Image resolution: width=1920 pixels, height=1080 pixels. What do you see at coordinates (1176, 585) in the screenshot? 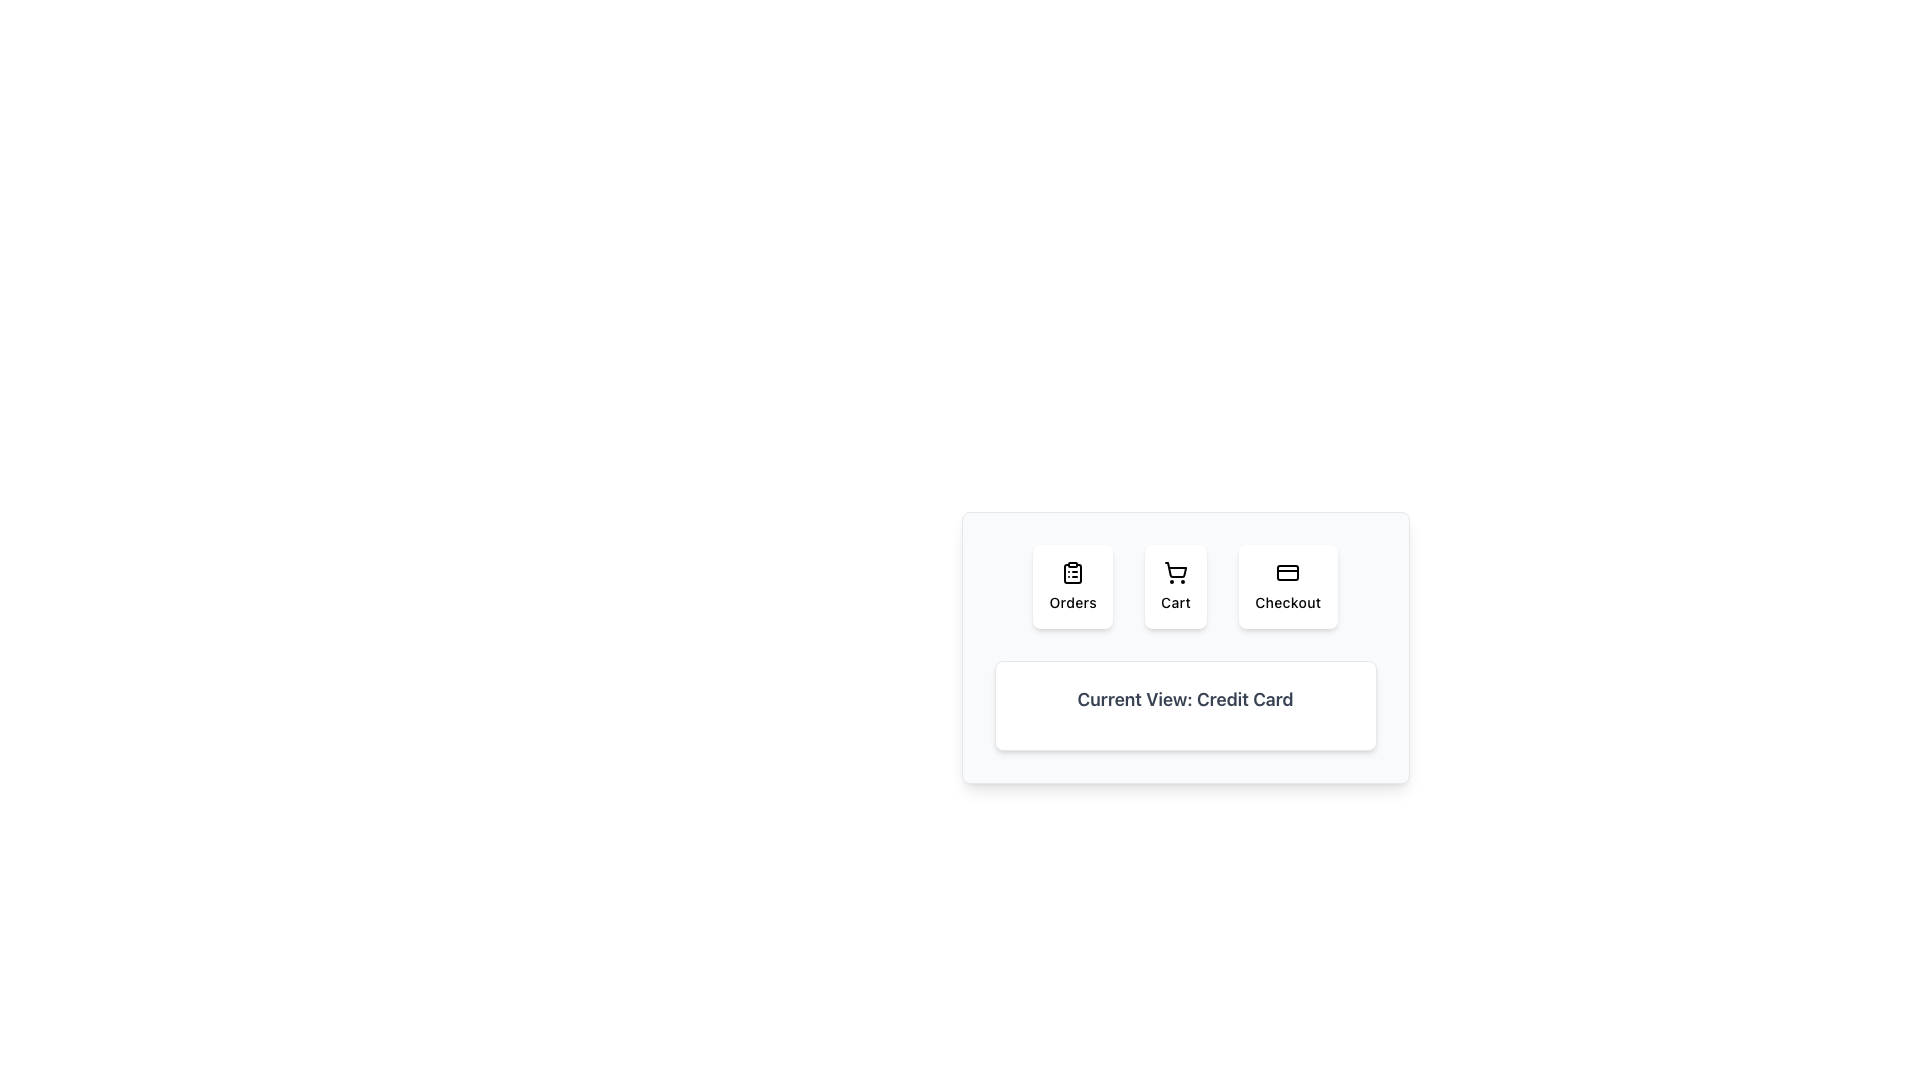
I see `the 'Cart' button, which is a rectangular block with rounded corners featuring a shopping cart icon above the text 'Cart'` at bounding box center [1176, 585].